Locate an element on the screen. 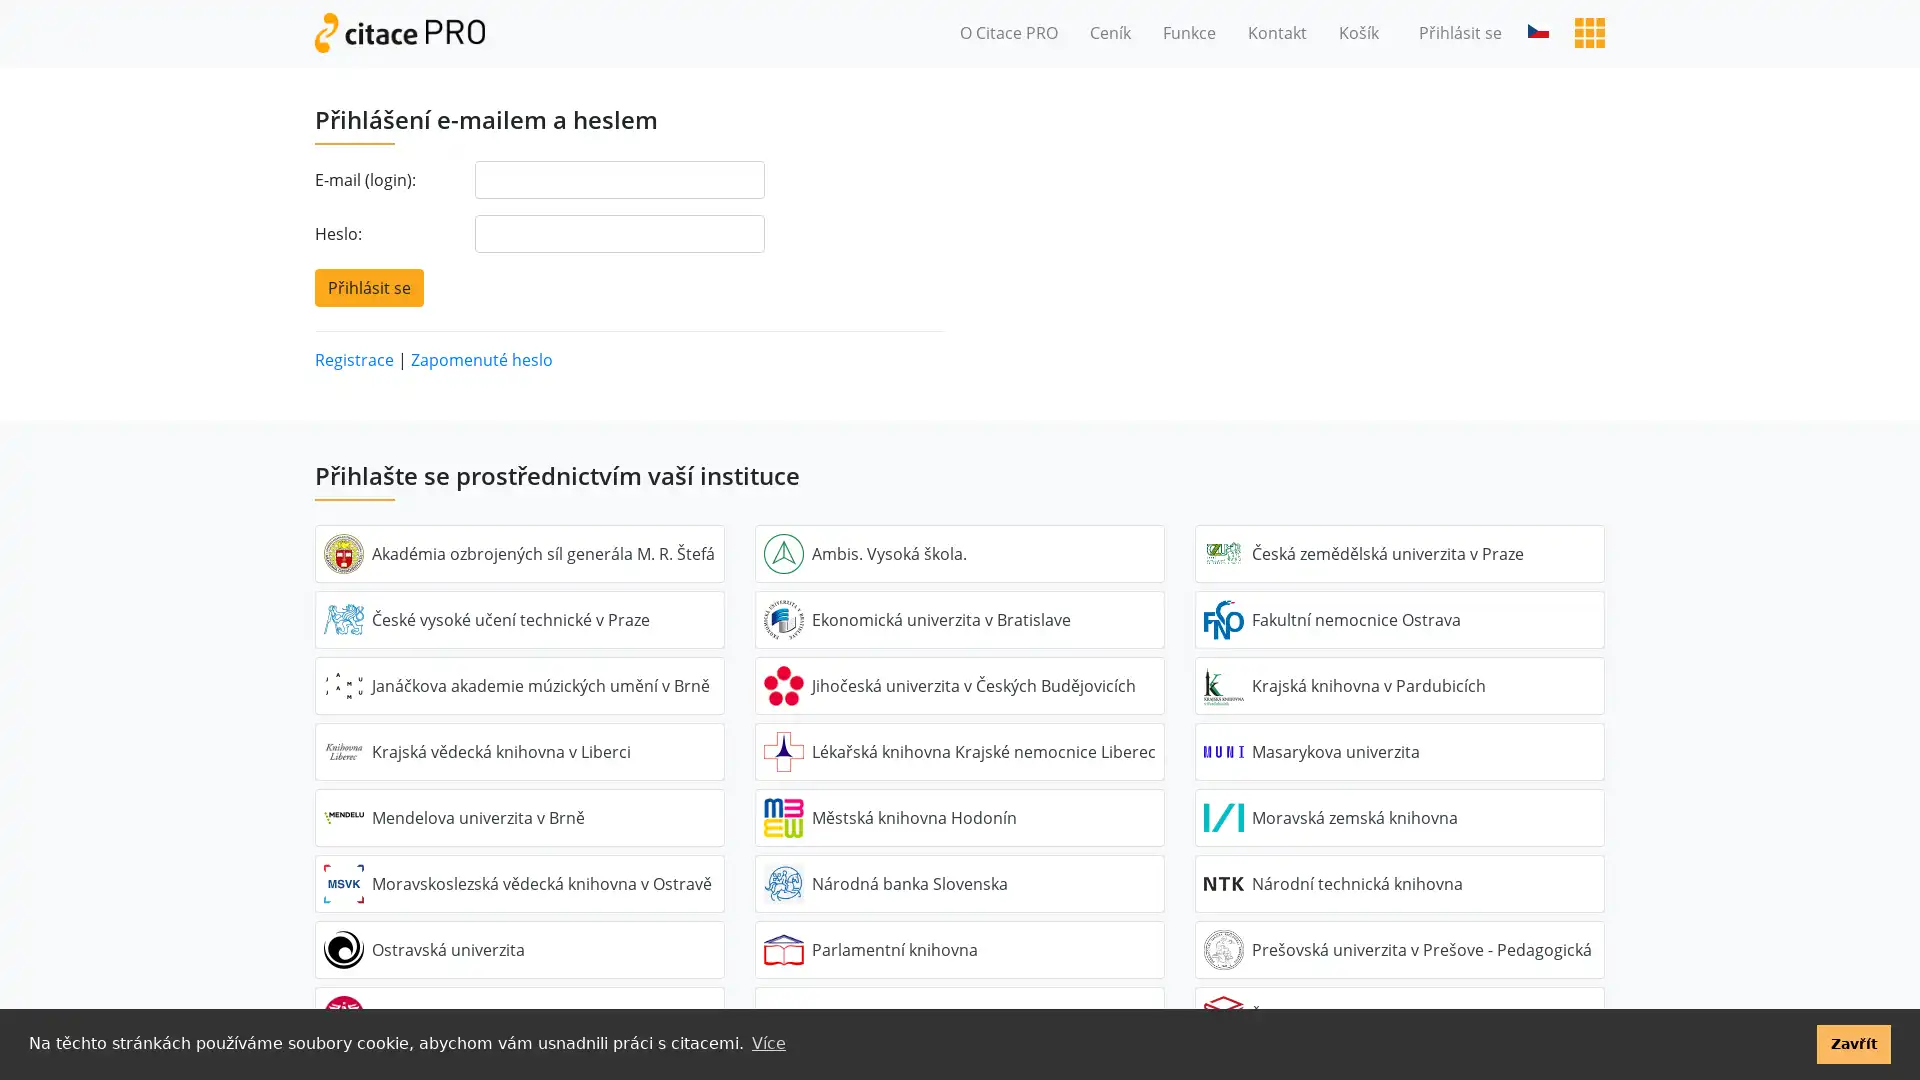 The width and height of the screenshot is (1920, 1080). dismiss cookie message is located at coordinates (1852, 1043).